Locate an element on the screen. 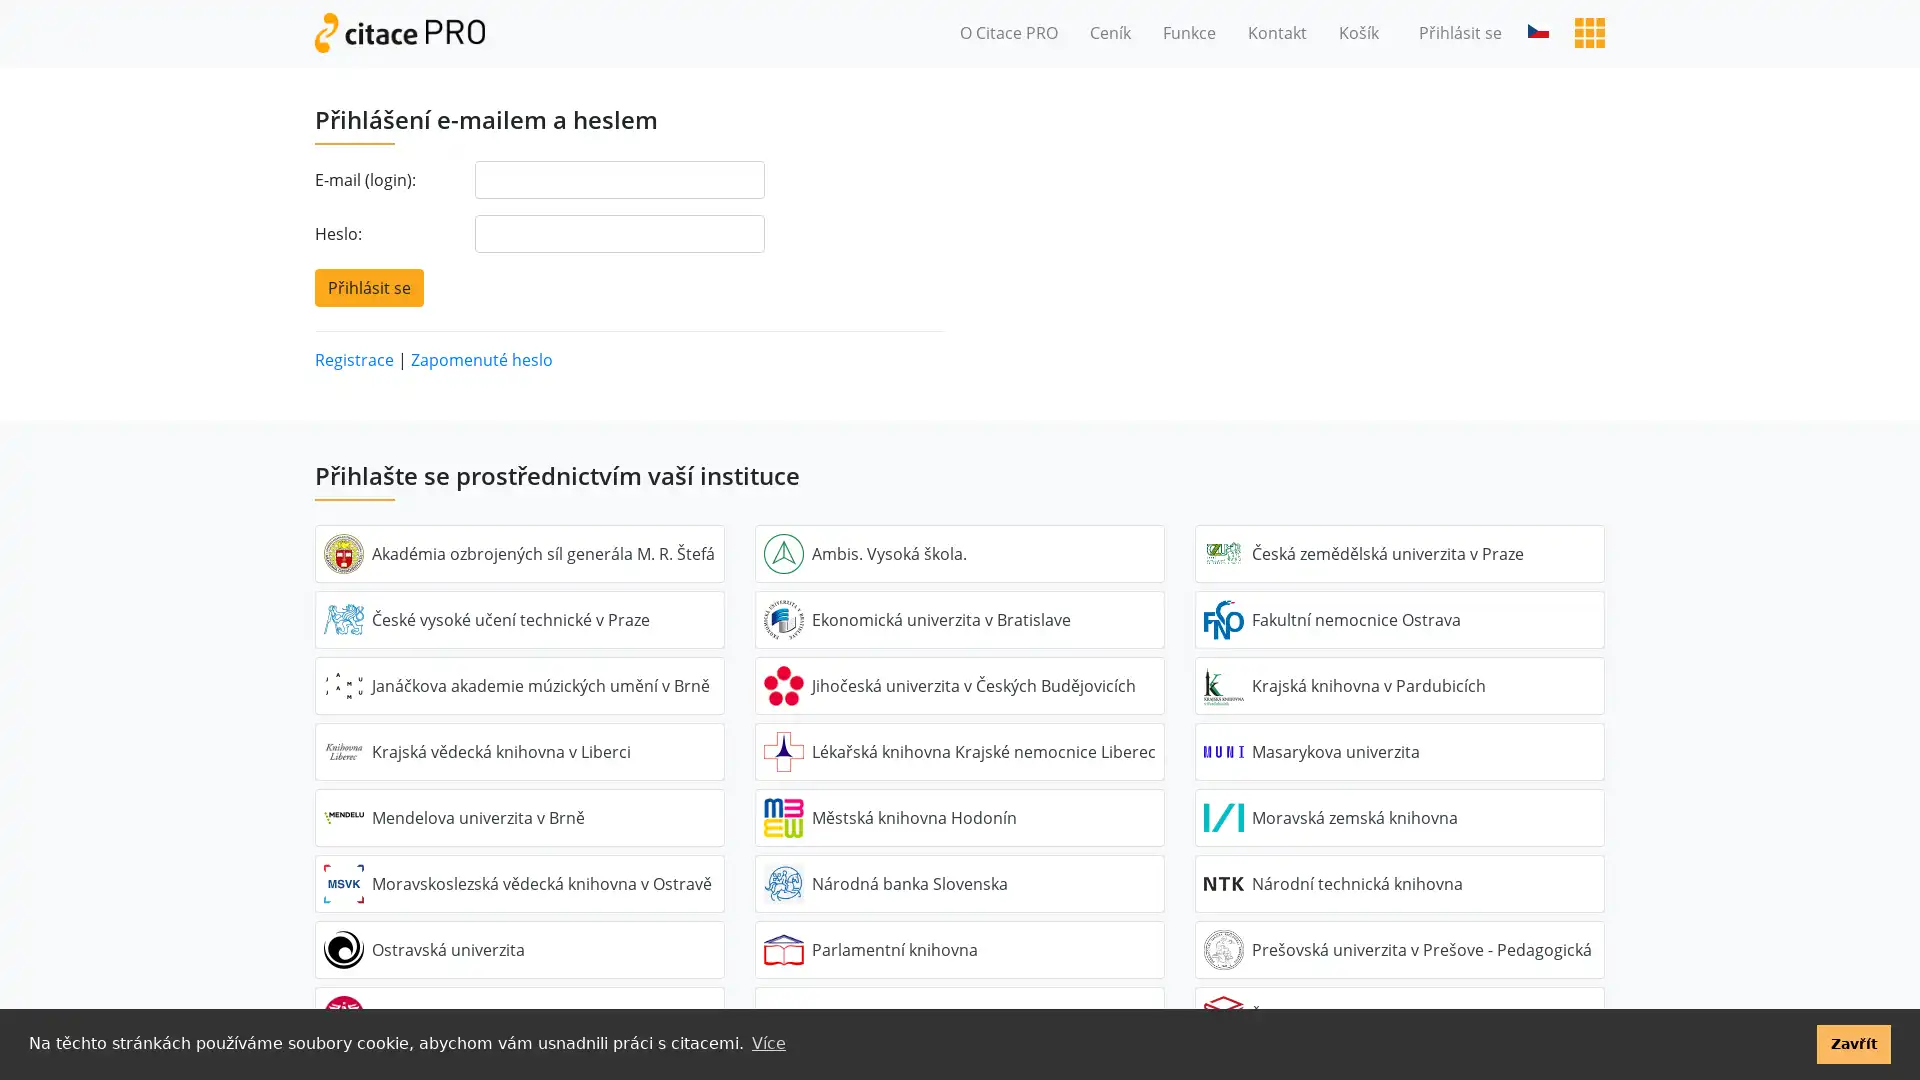 The width and height of the screenshot is (1920, 1080). dismiss cookie message is located at coordinates (1852, 1043).